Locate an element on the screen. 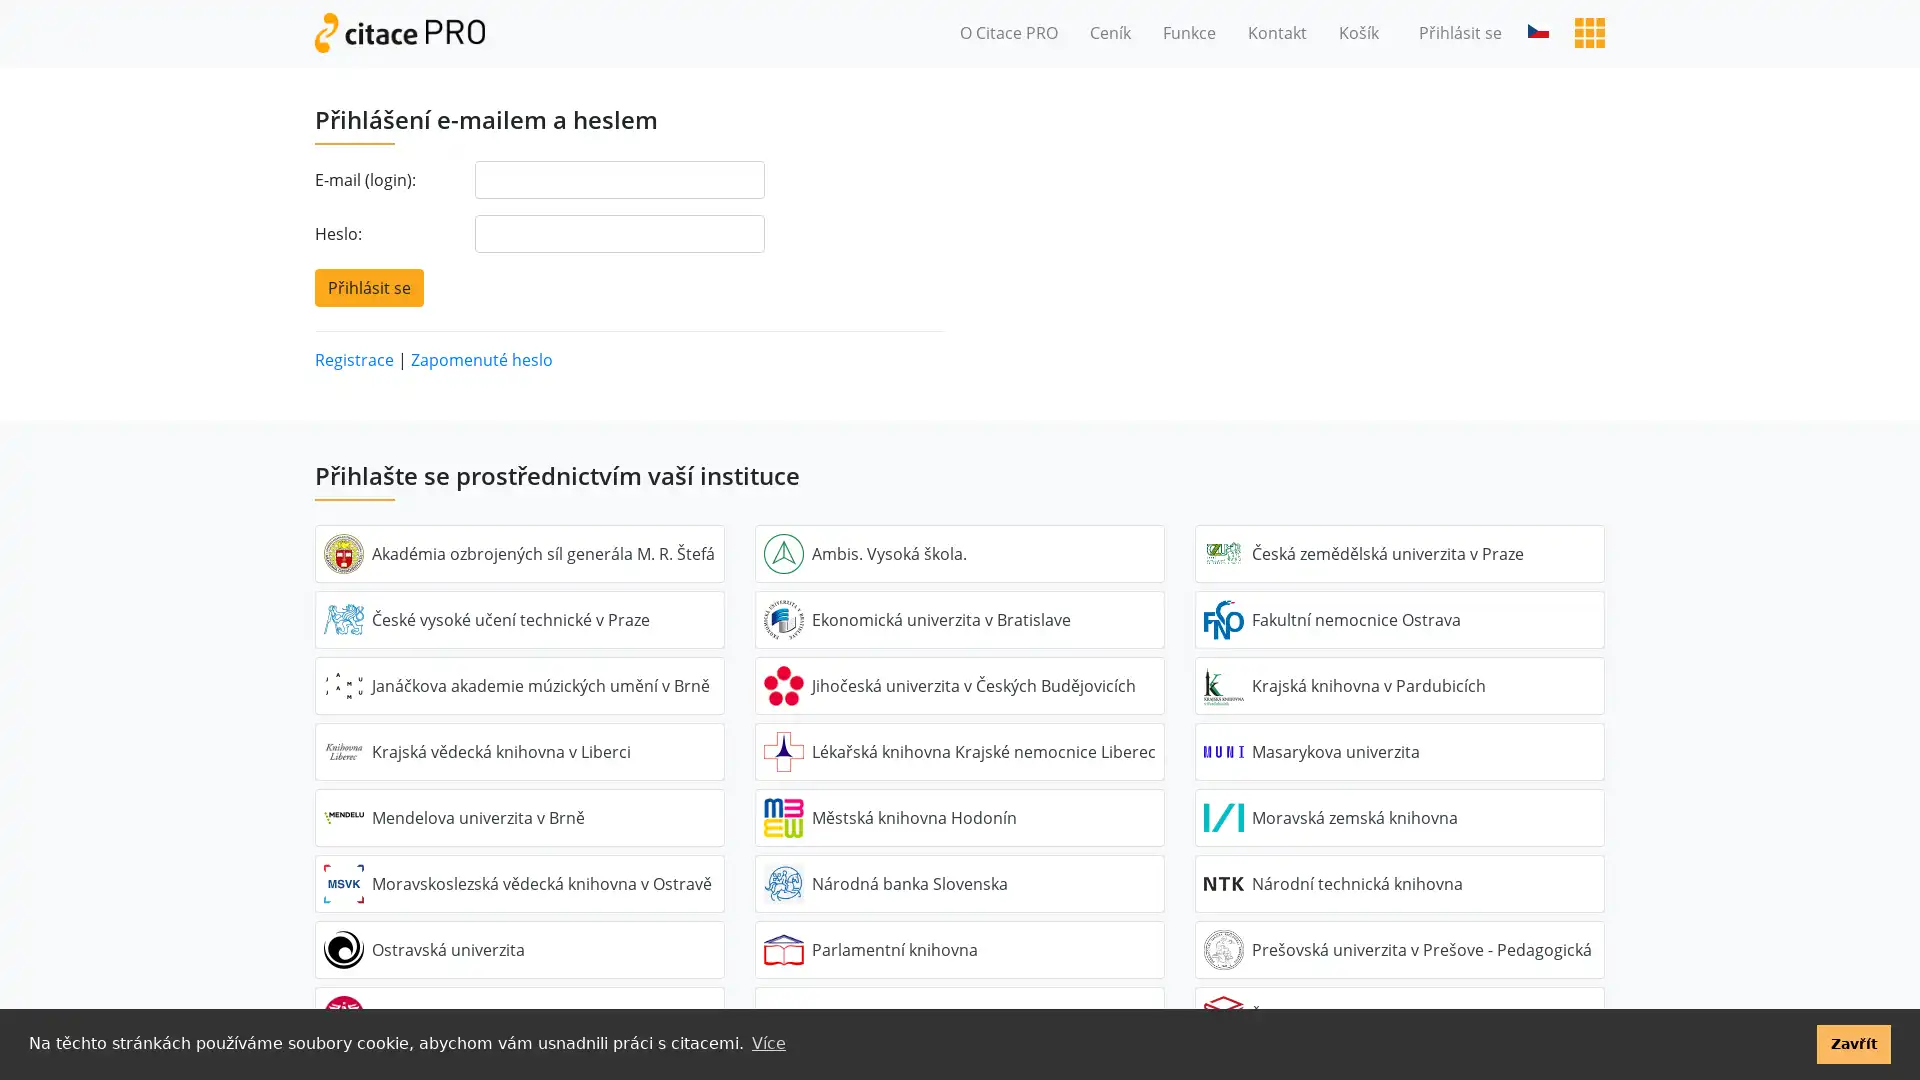 The width and height of the screenshot is (1920, 1080). dismiss cookie message is located at coordinates (1852, 1043).